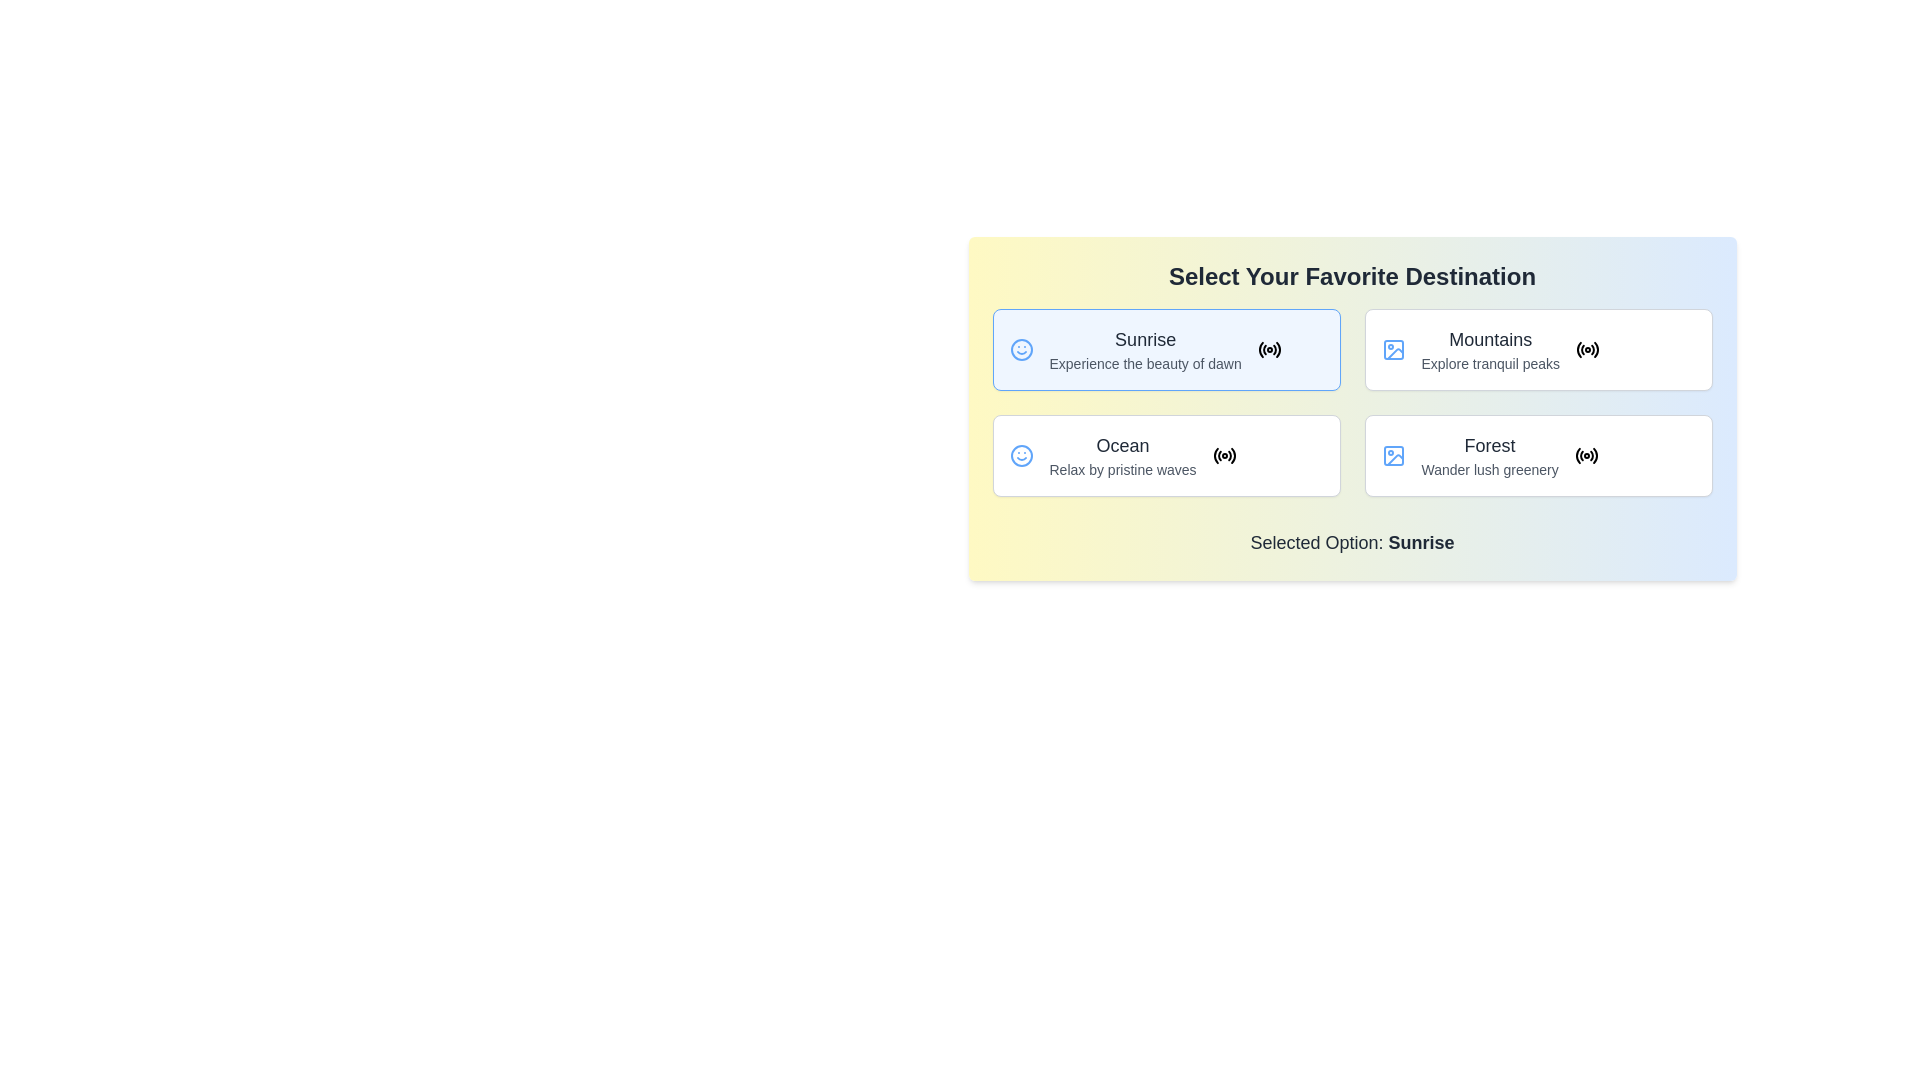  I want to click on the decorative component of the unselected state of the radio button for the 'Ocean' option, located near the top-right part of the circular icon design, so click(1218, 455).